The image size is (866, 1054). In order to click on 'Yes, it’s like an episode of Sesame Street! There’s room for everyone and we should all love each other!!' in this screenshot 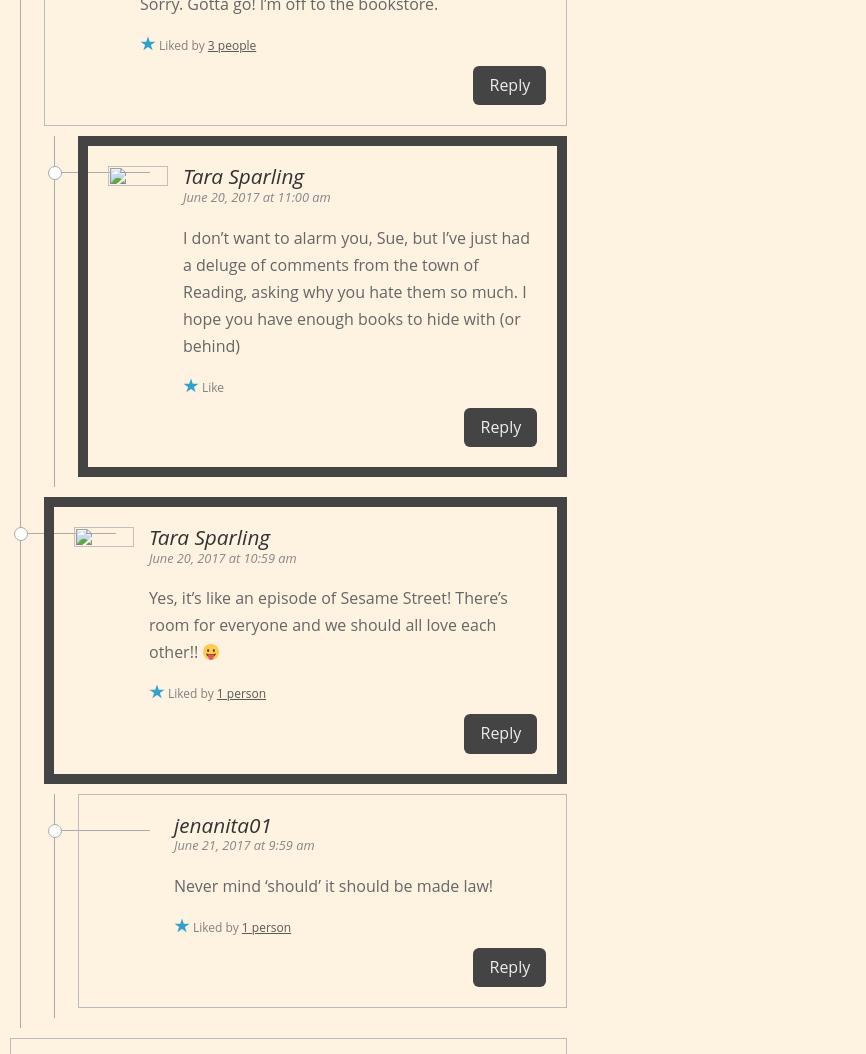, I will do `click(327, 624)`.